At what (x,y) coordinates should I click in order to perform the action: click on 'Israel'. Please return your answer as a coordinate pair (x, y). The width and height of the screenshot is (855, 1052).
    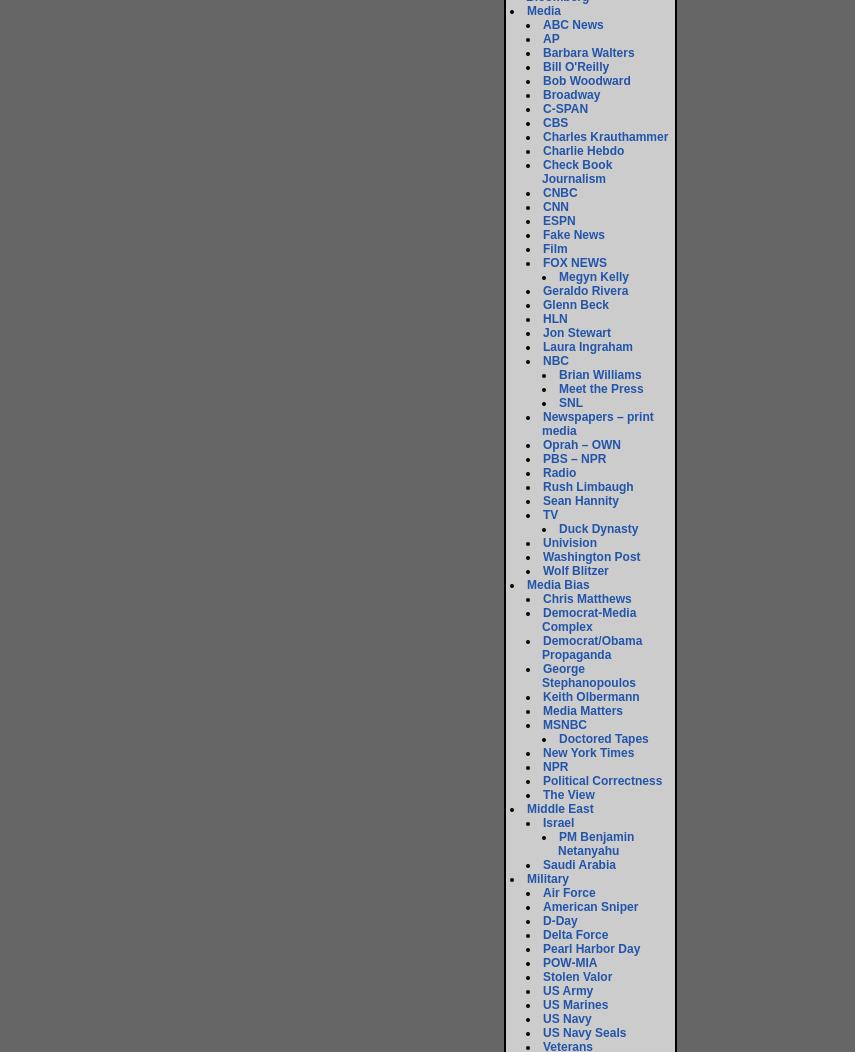
    Looking at the image, I should click on (558, 822).